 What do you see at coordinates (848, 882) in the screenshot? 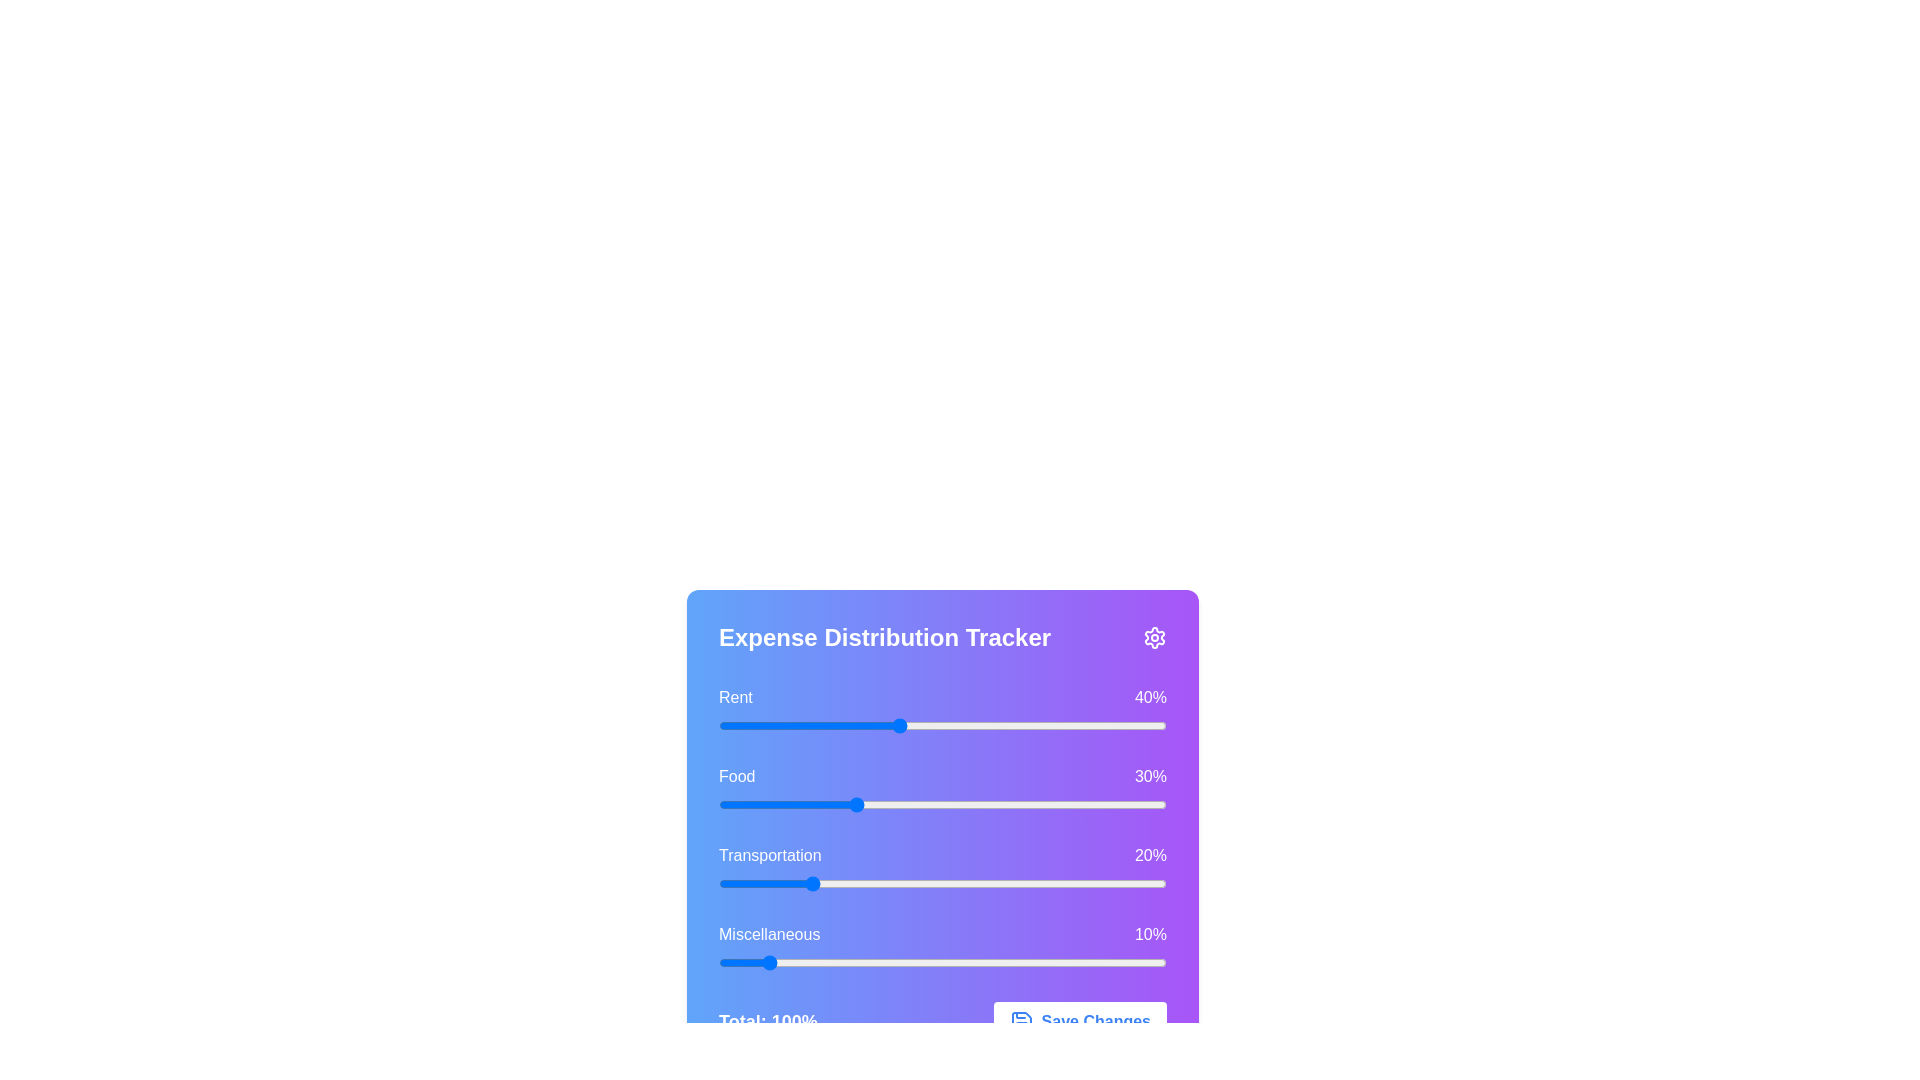
I see `the 'Transportation' slider` at bounding box center [848, 882].